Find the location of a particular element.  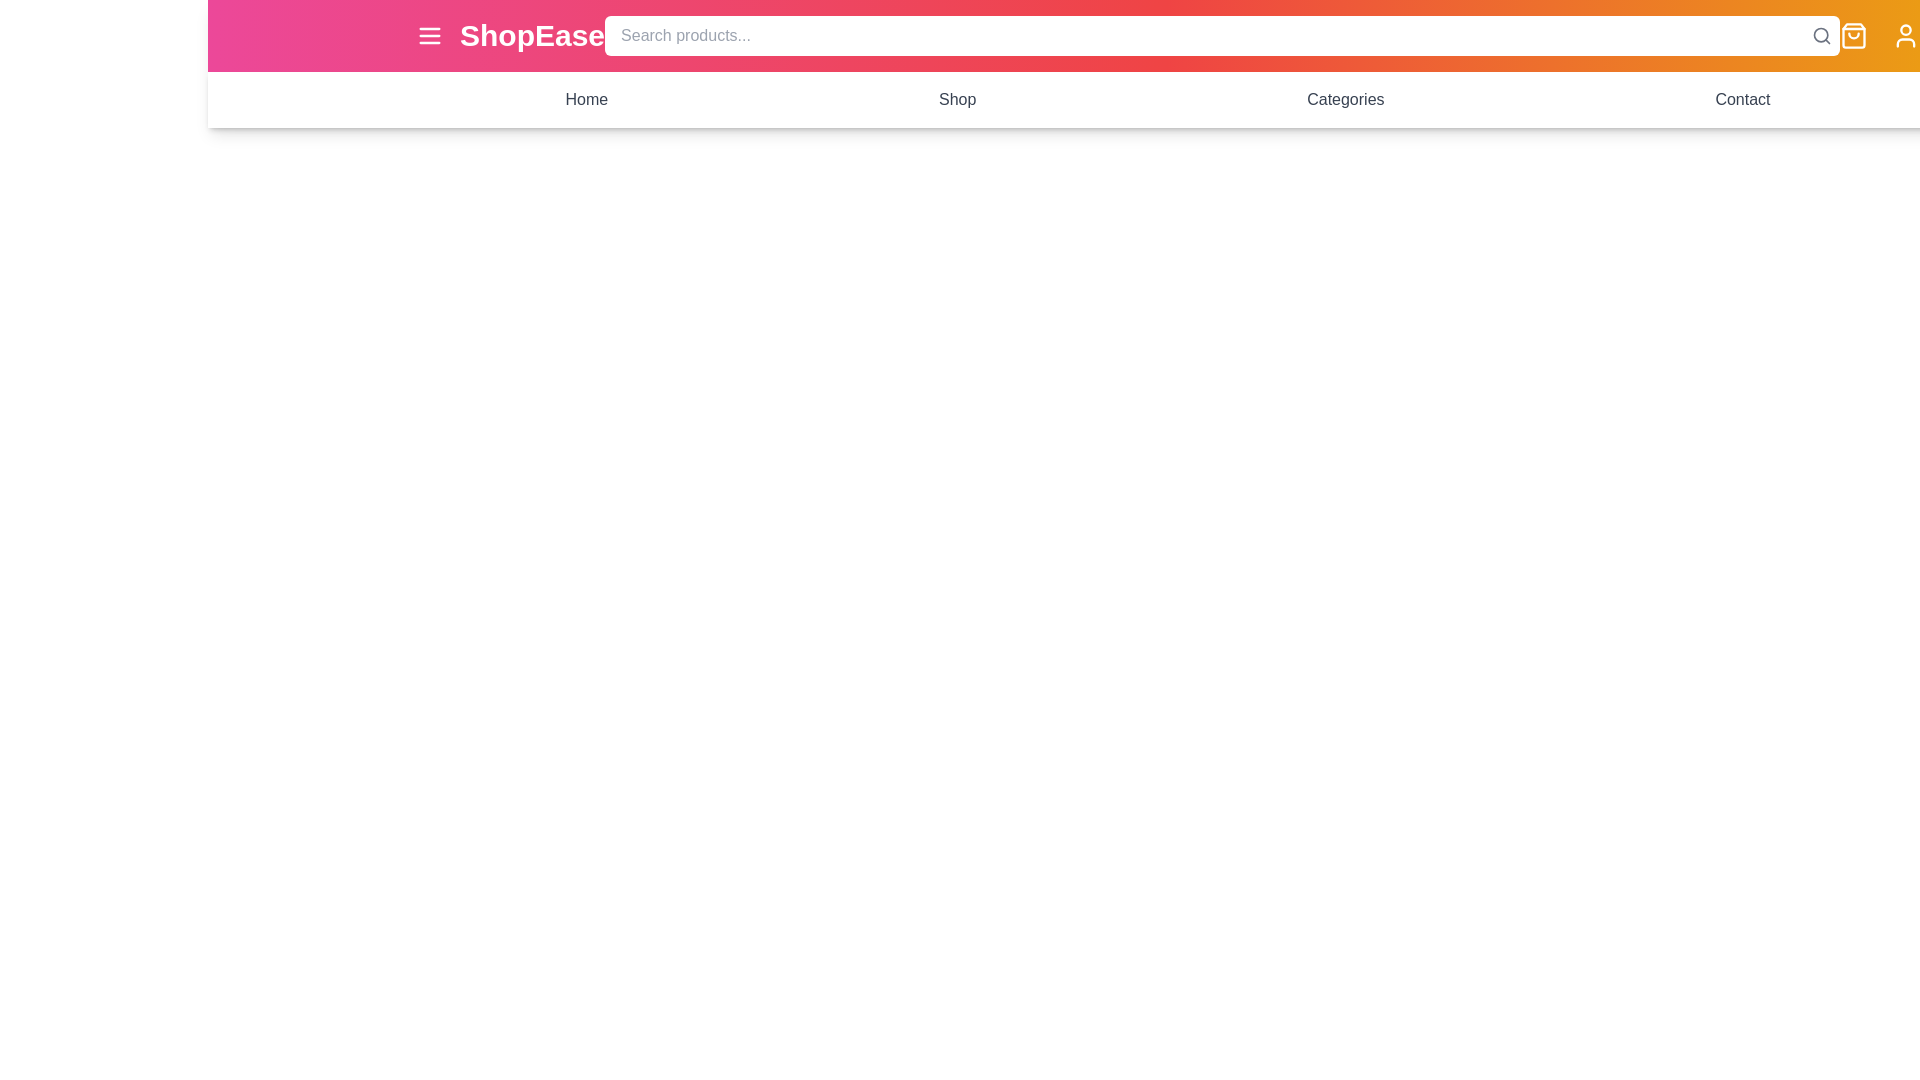

the menu icon to toggle the navigation menu is located at coordinates (429, 35).